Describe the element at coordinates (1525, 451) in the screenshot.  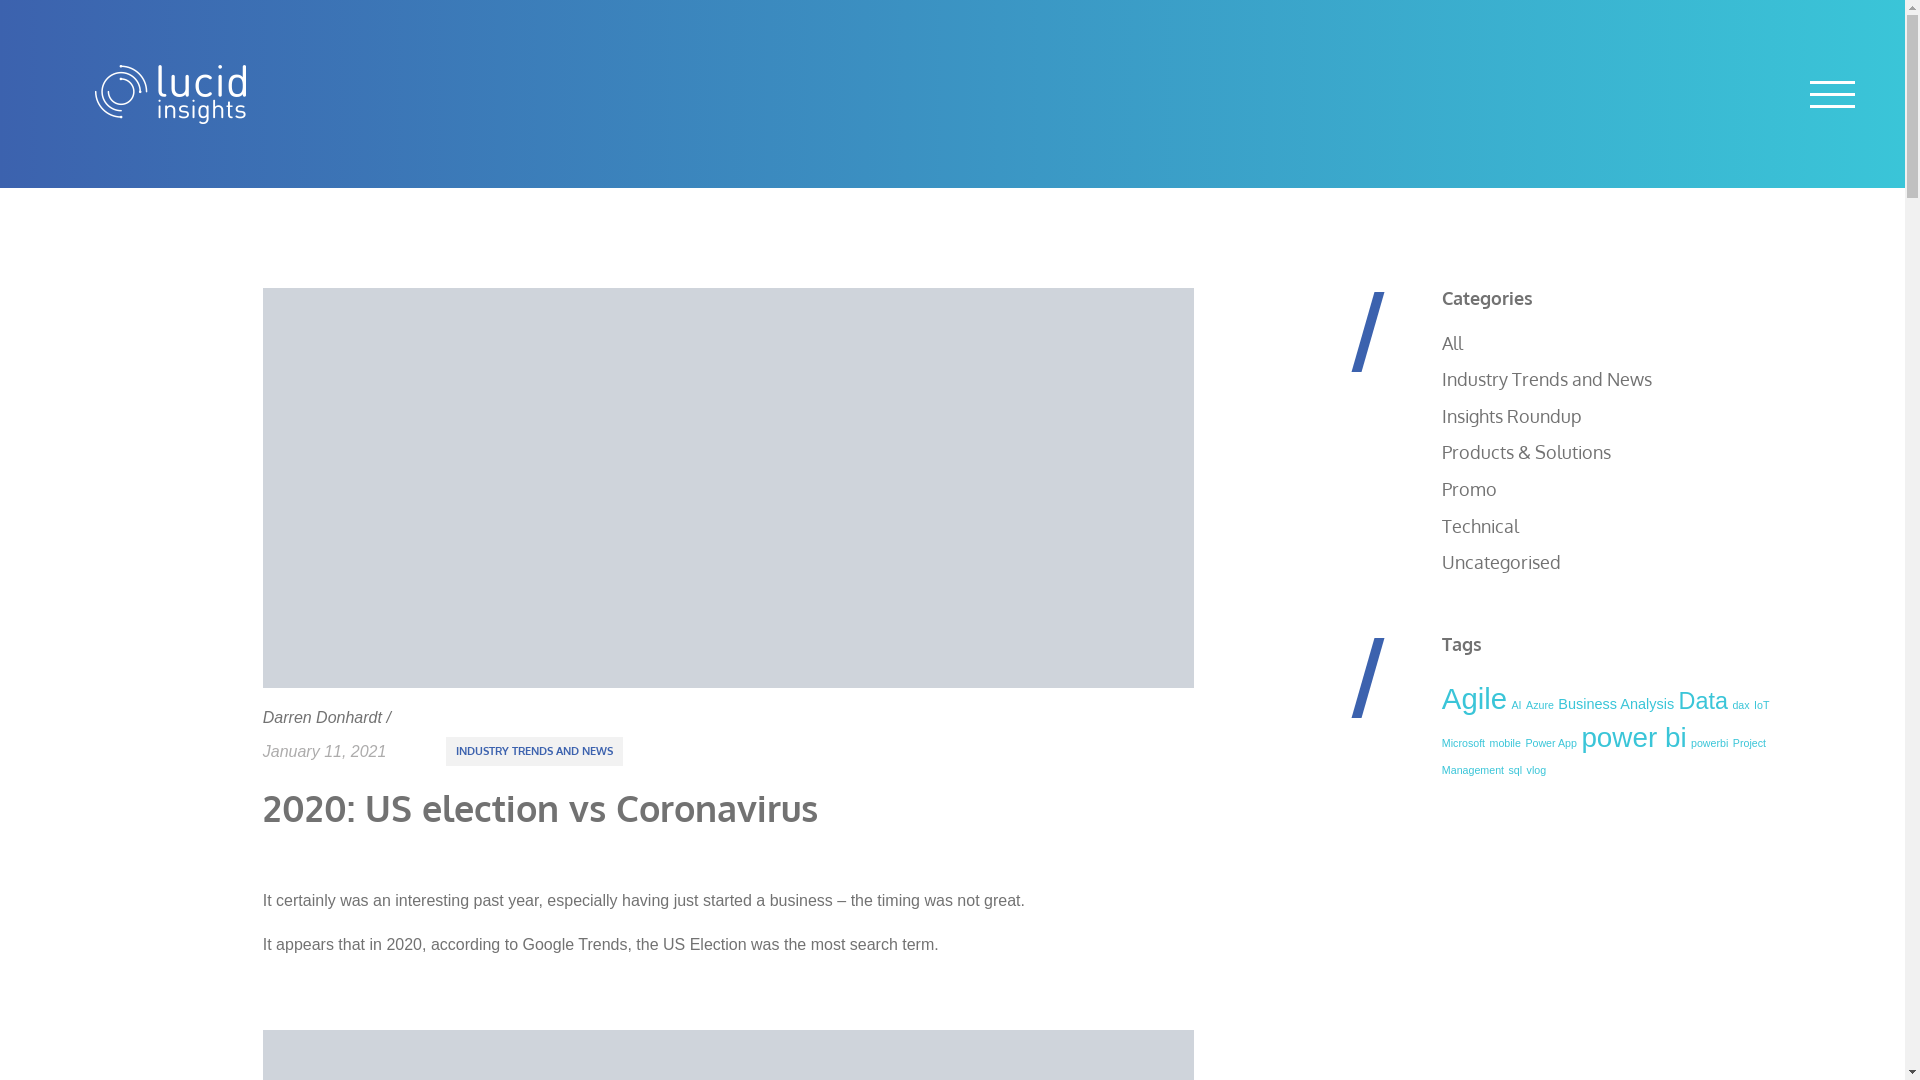
I see `'Products & Solutions'` at that location.